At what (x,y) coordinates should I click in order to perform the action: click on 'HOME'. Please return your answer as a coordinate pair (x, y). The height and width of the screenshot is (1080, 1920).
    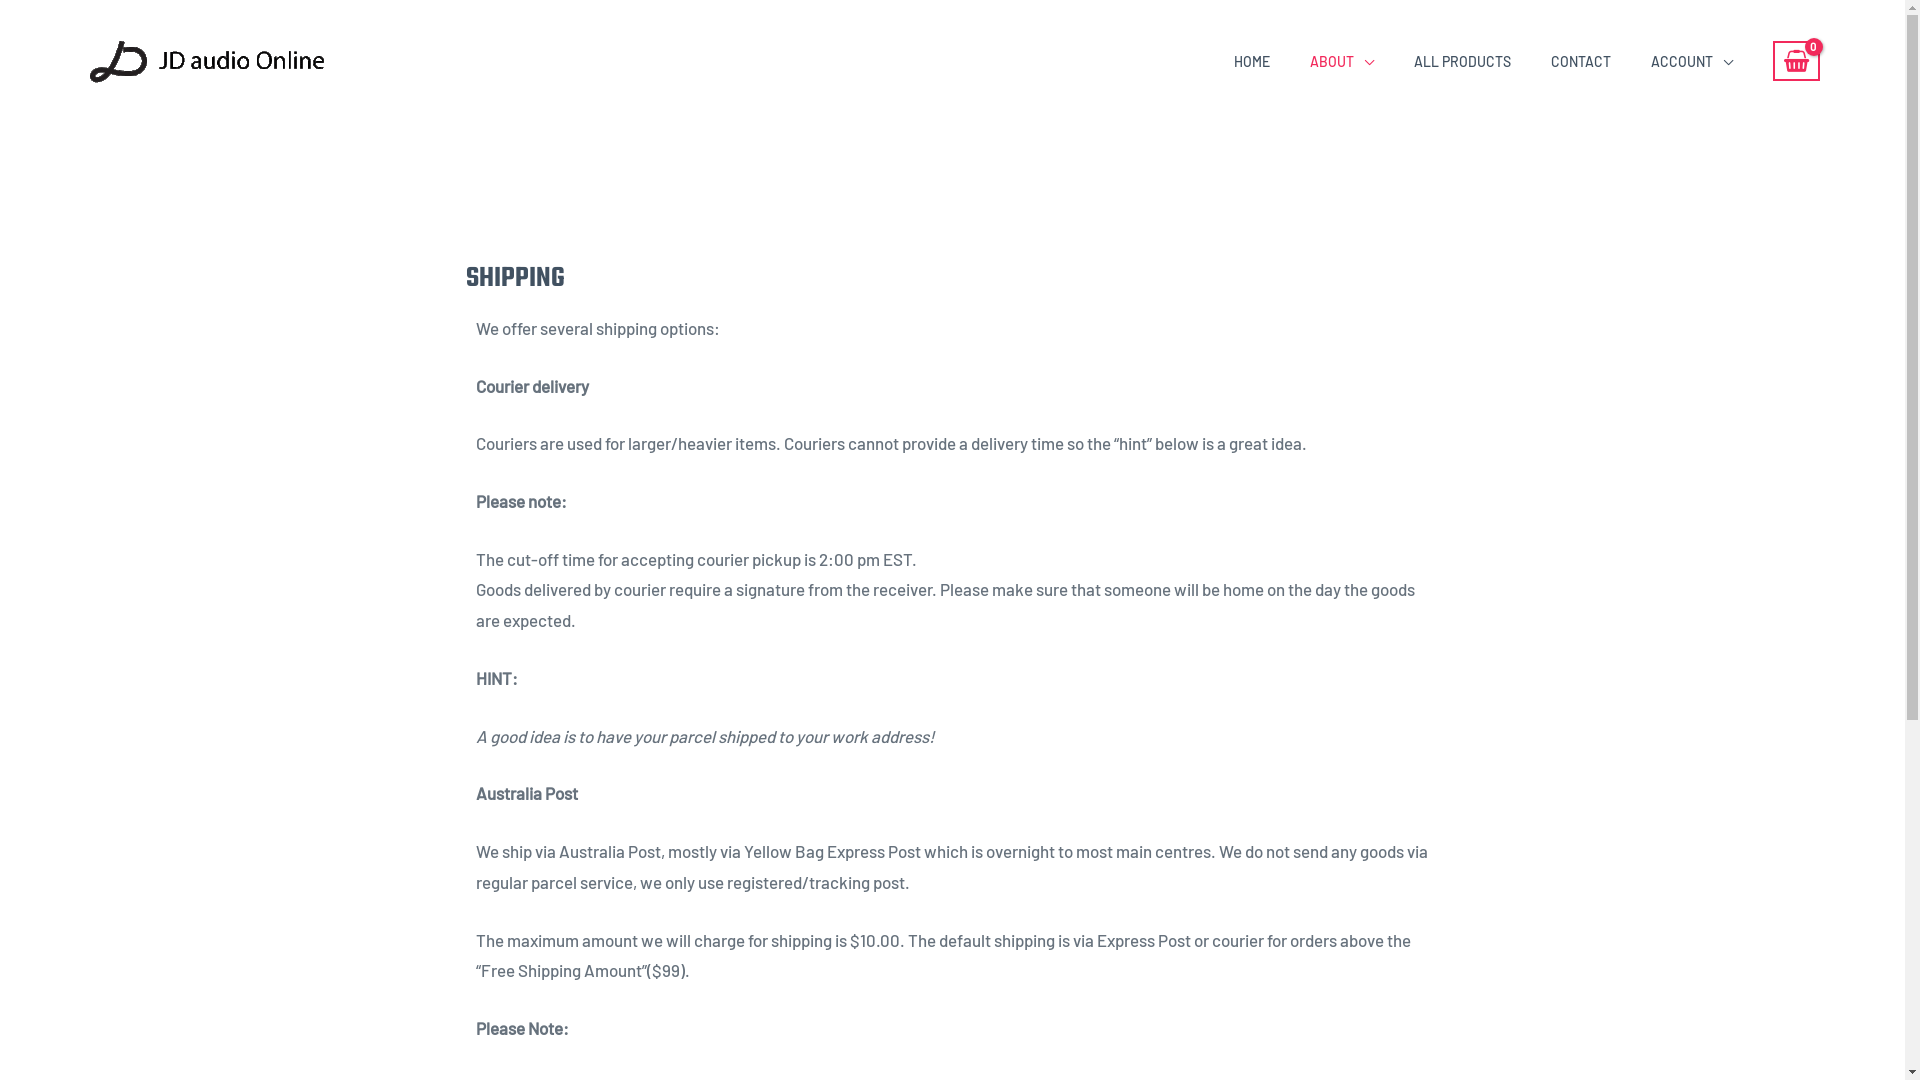
    Looking at the image, I should click on (1213, 60).